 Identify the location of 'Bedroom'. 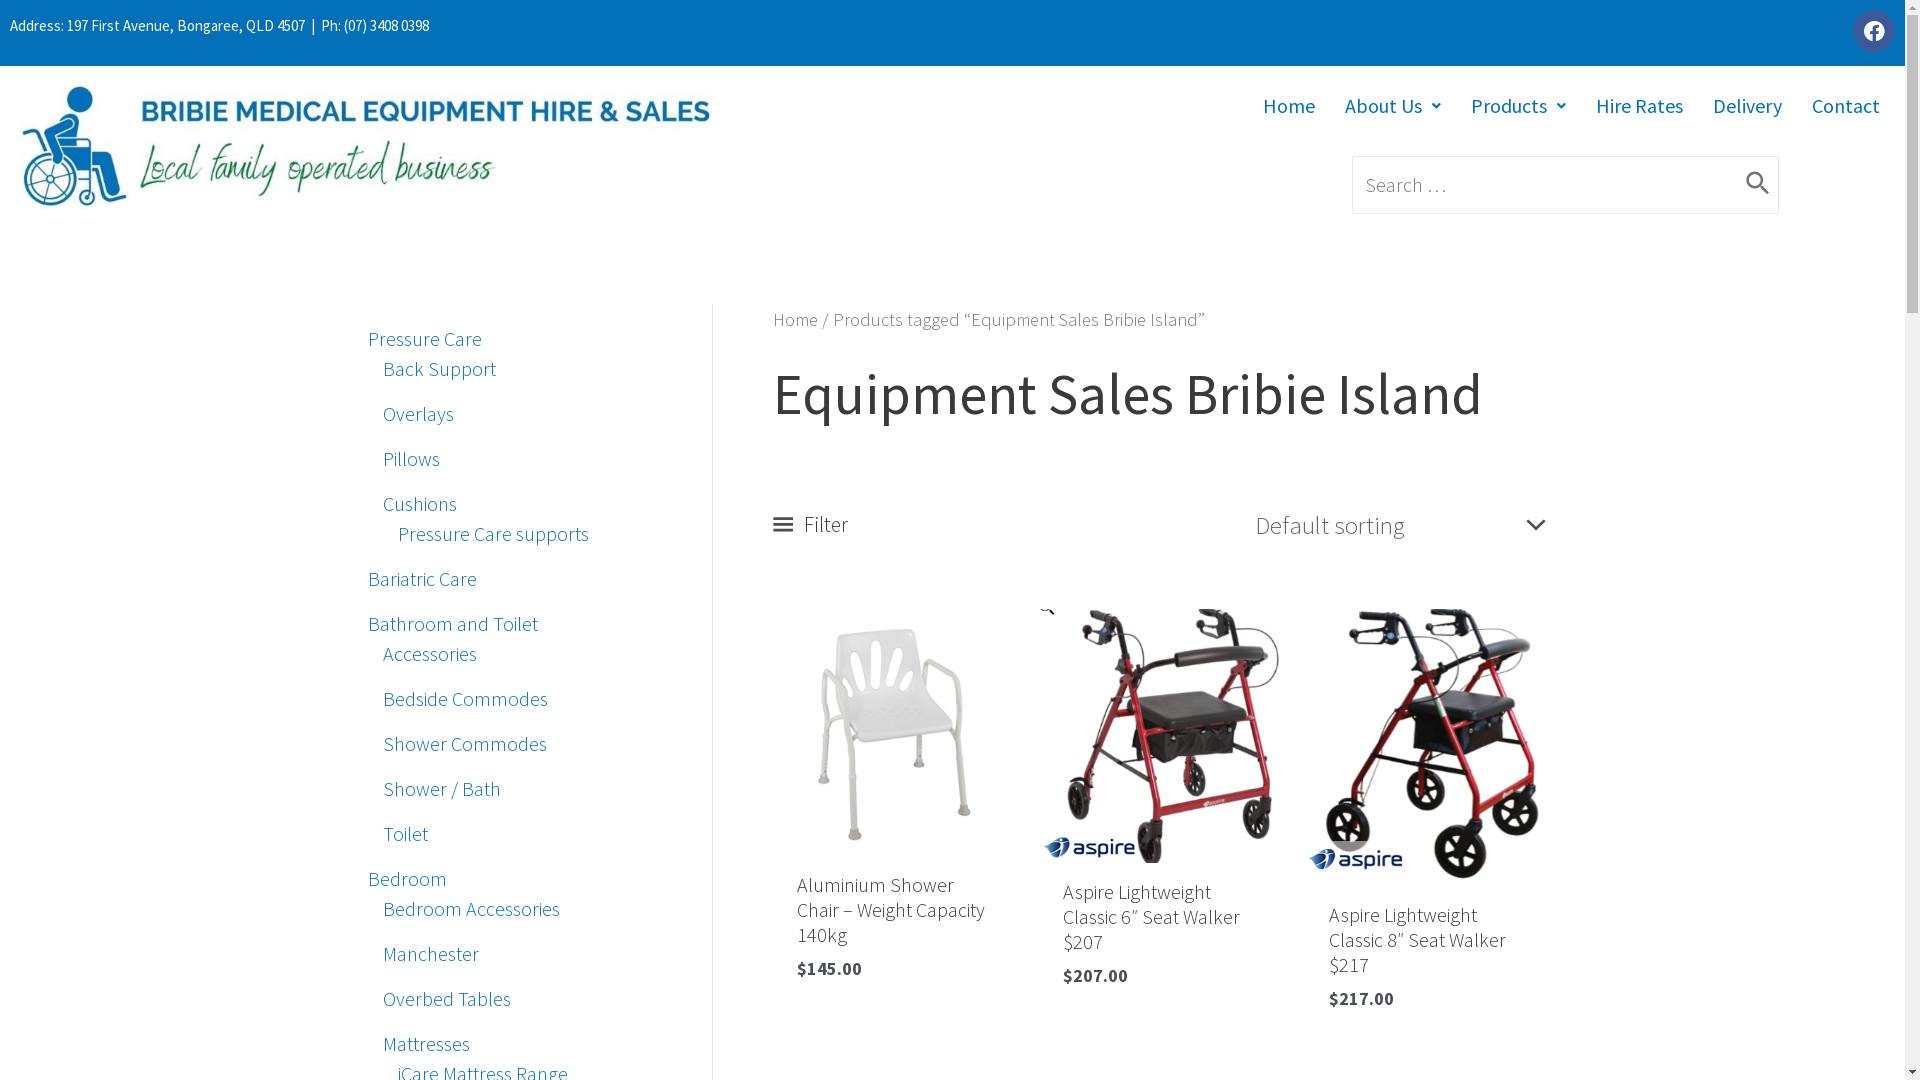
(406, 877).